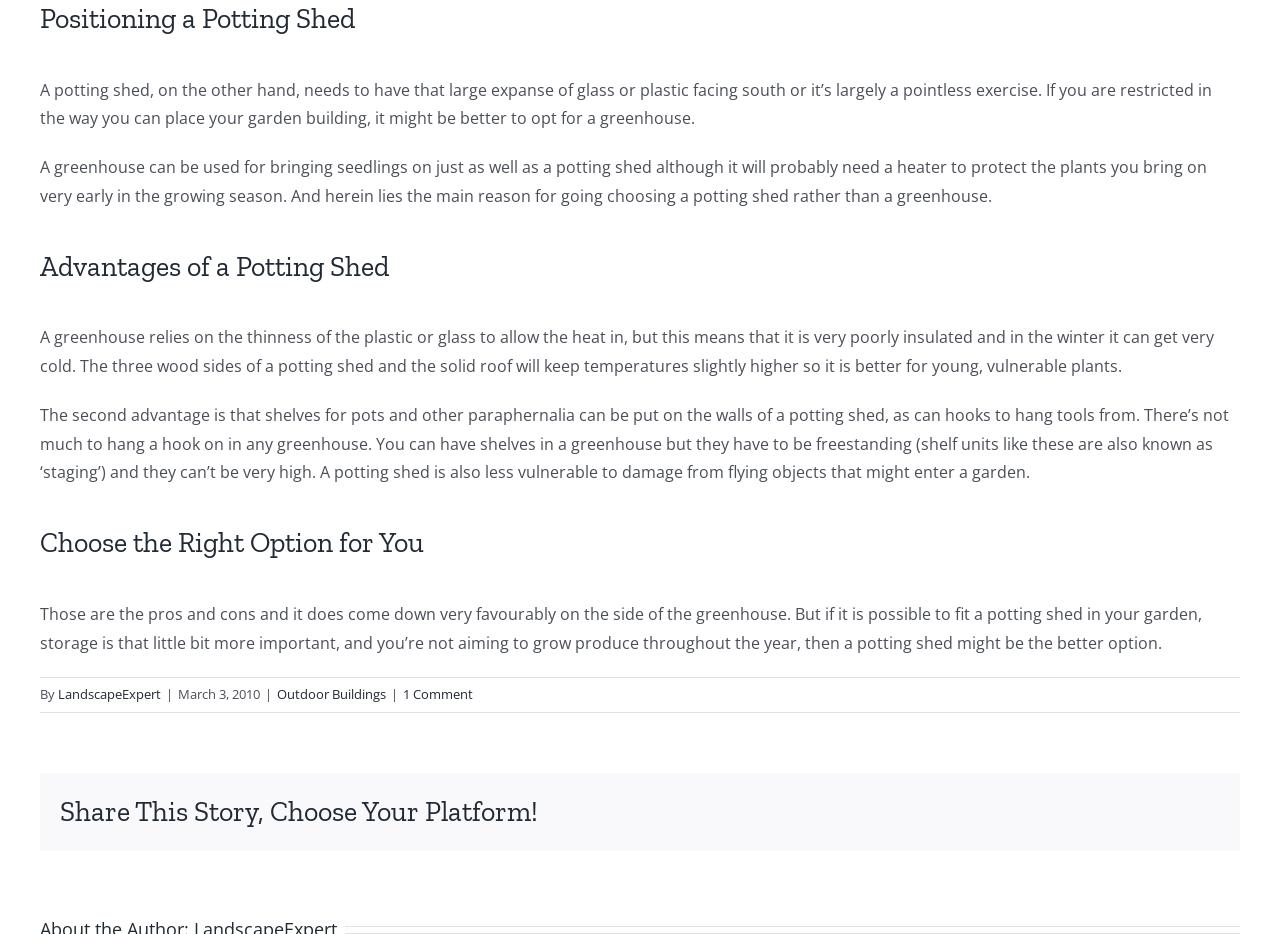 Image resolution: width=1280 pixels, height=934 pixels. What do you see at coordinates (231, 542) in the screenshot?
I see `'Choose the Right Option for You'` at bounding box center [231, 542].